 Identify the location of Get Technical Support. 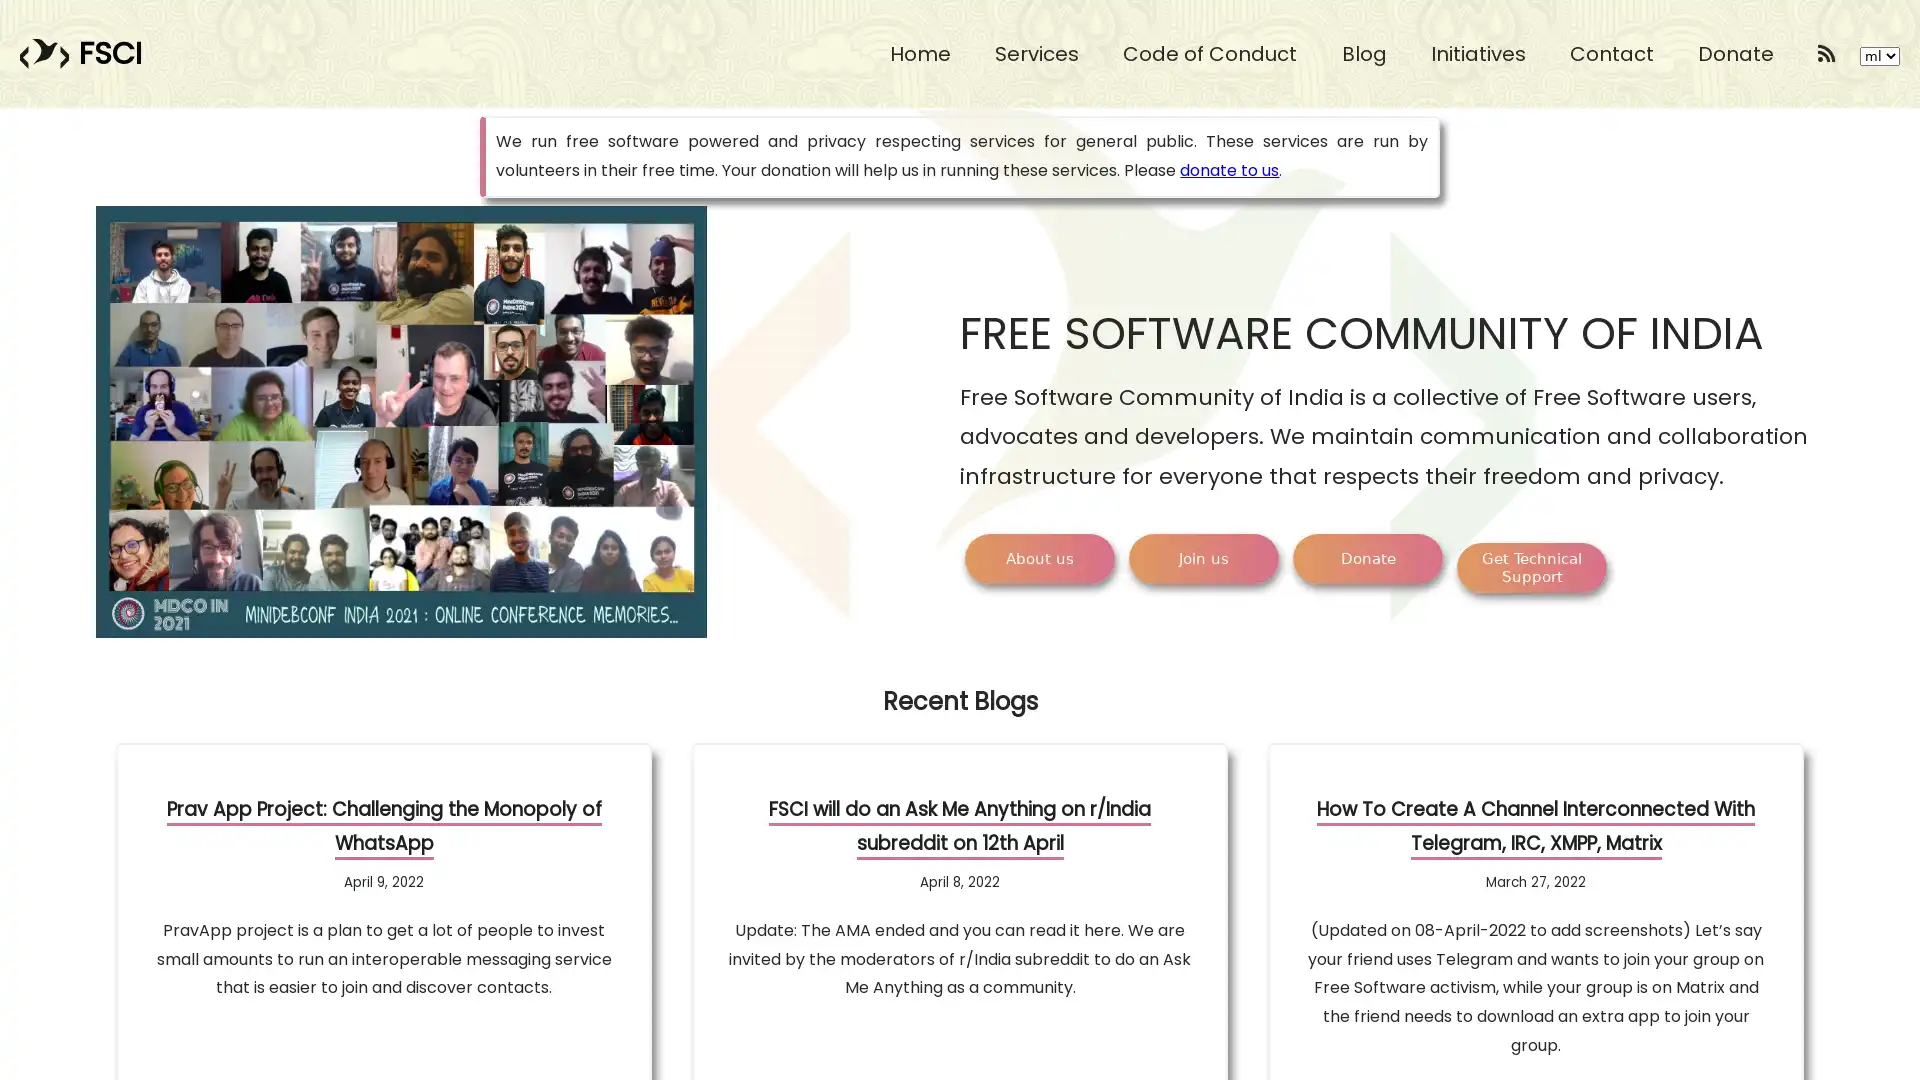
(1530, 567).